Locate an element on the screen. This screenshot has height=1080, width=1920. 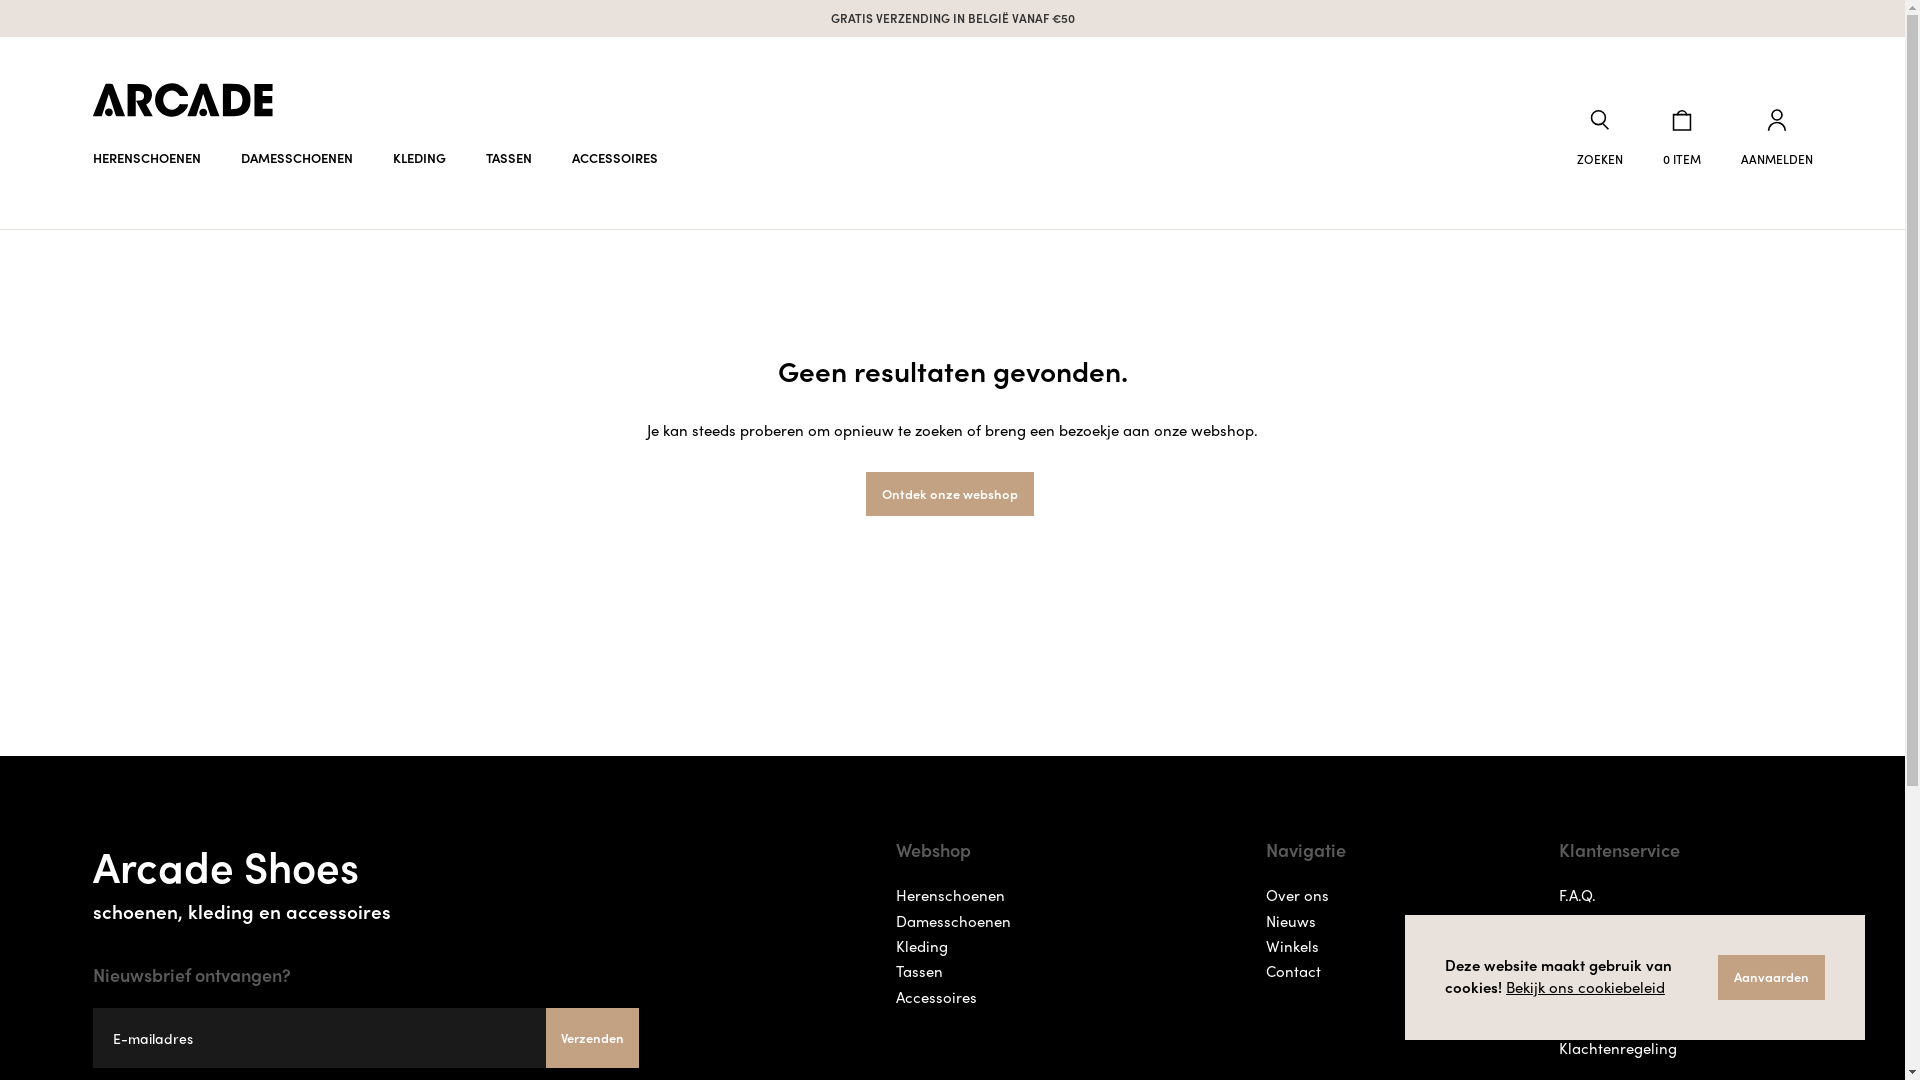
'Aanvaarden' is located at coordinates (1771, 976).